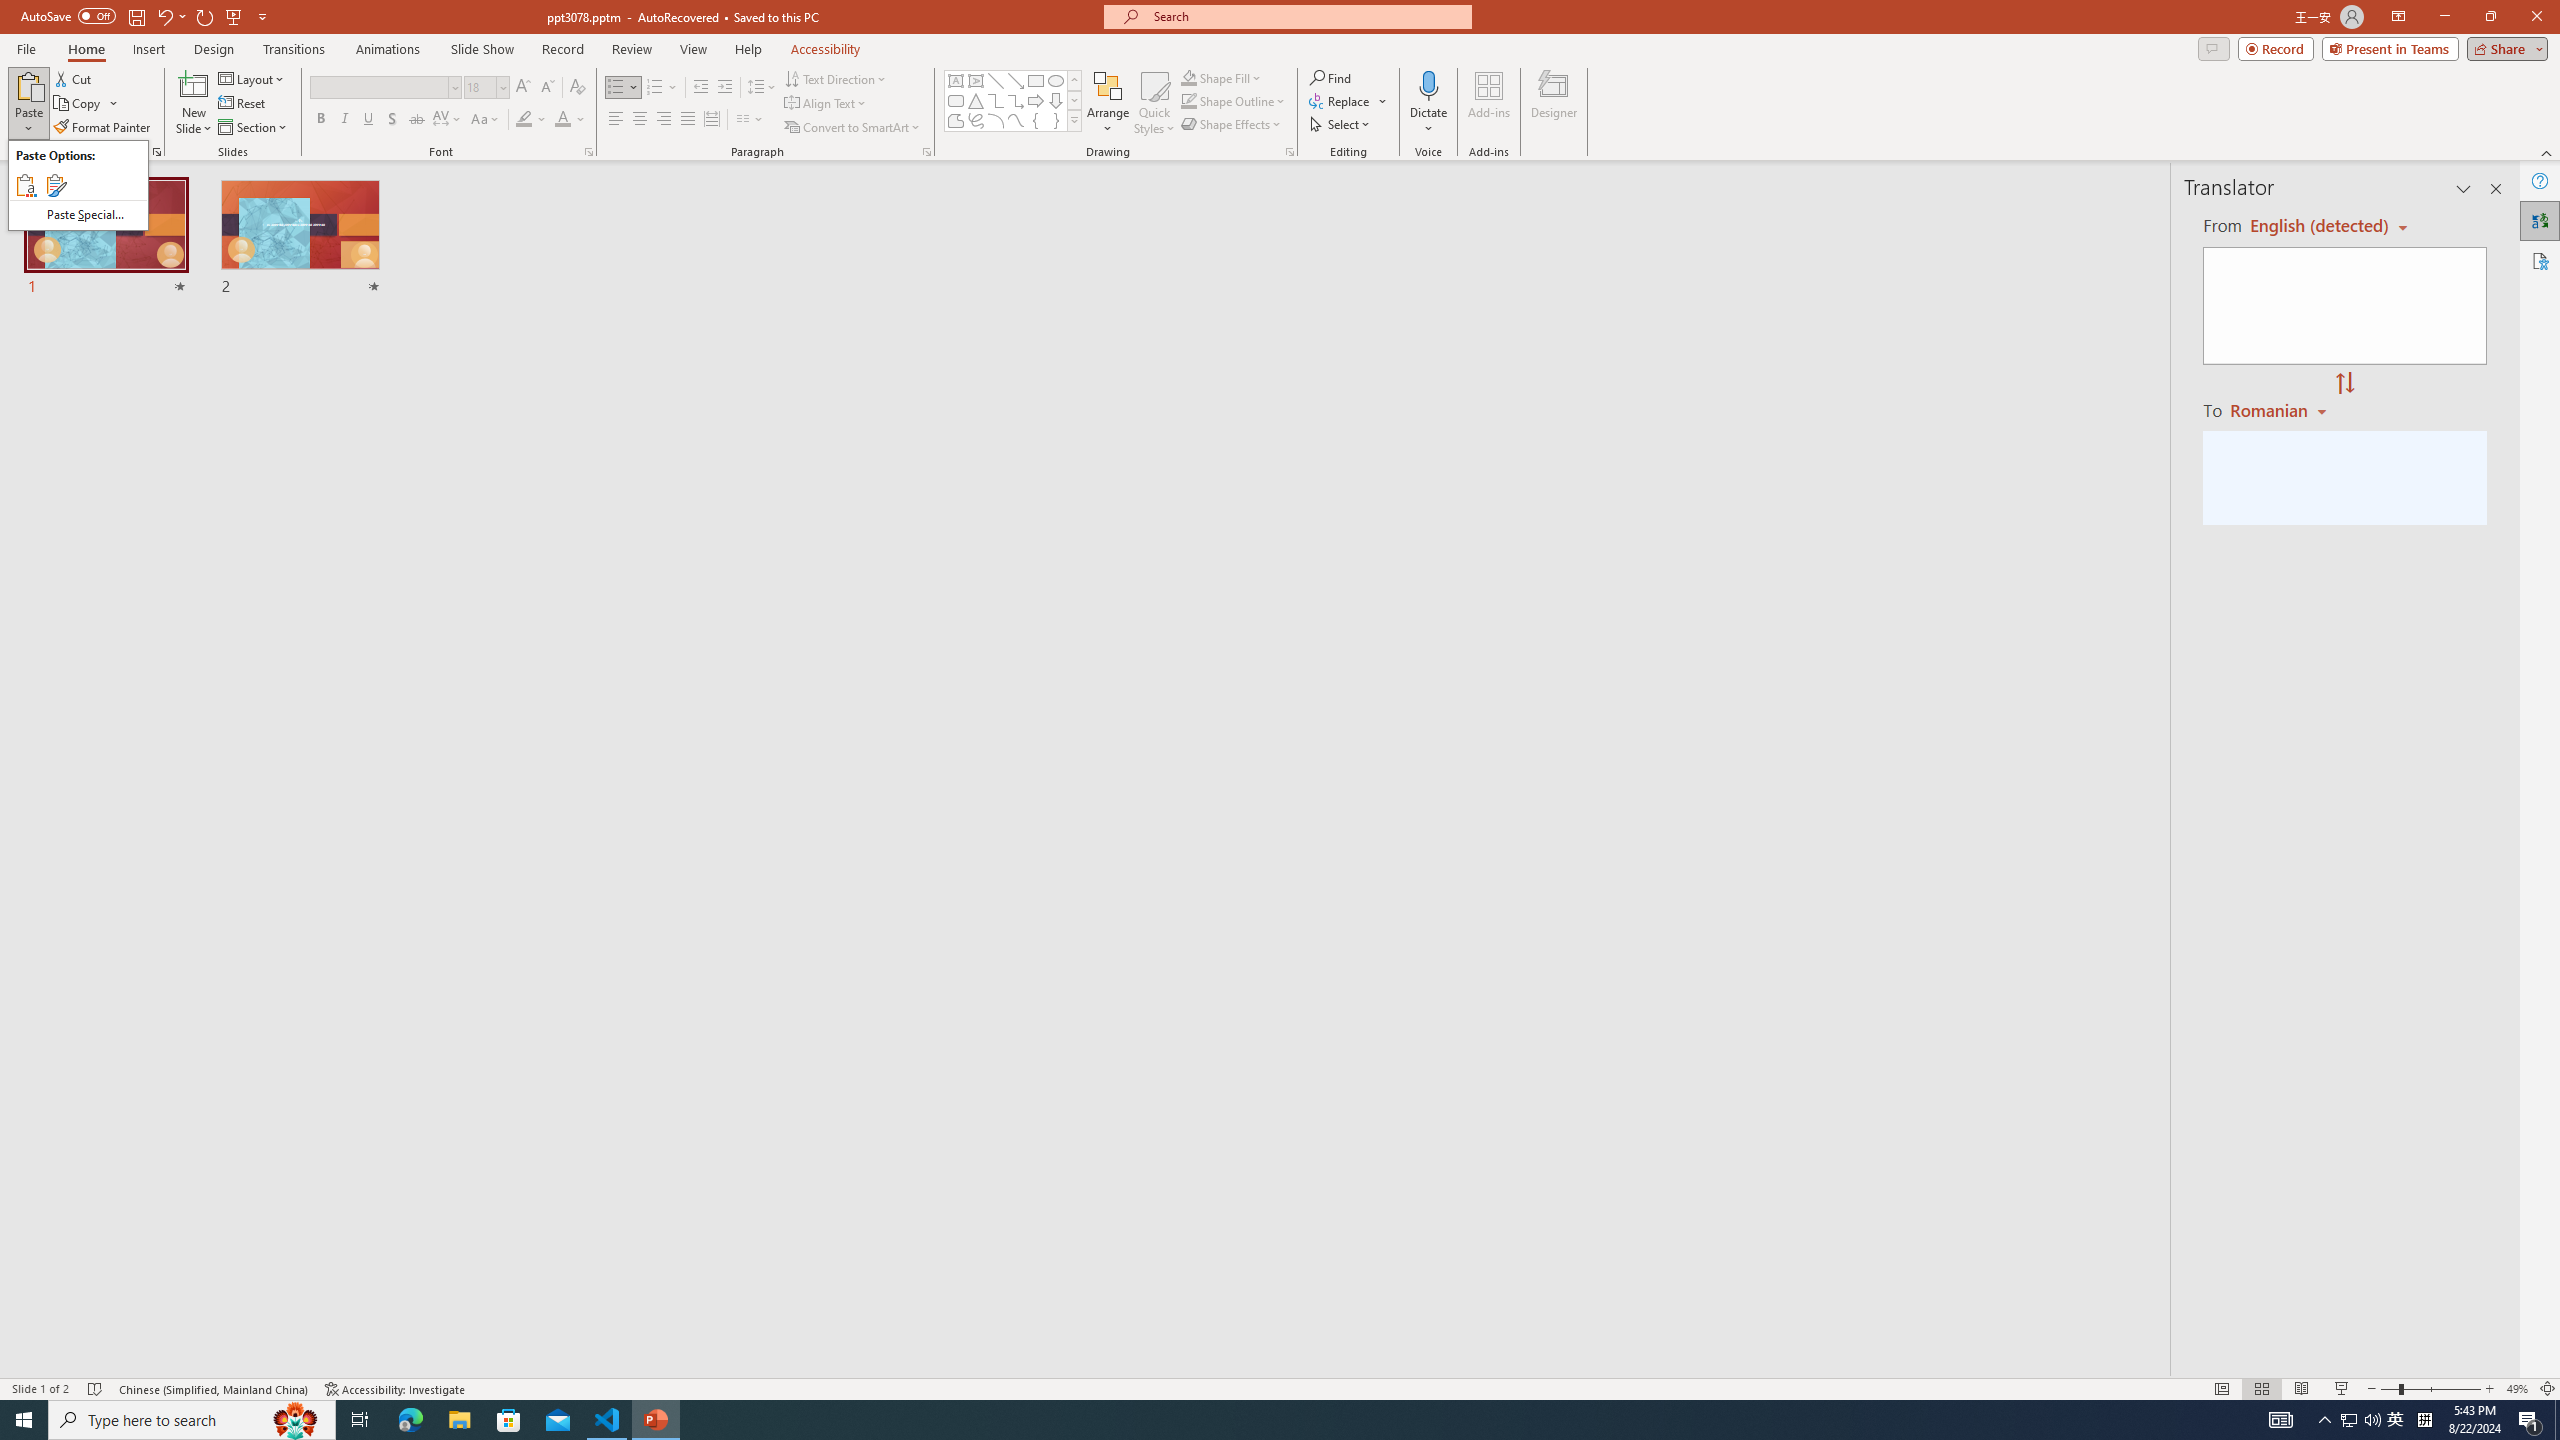  I want to click on 'Font', so click(384, 87).